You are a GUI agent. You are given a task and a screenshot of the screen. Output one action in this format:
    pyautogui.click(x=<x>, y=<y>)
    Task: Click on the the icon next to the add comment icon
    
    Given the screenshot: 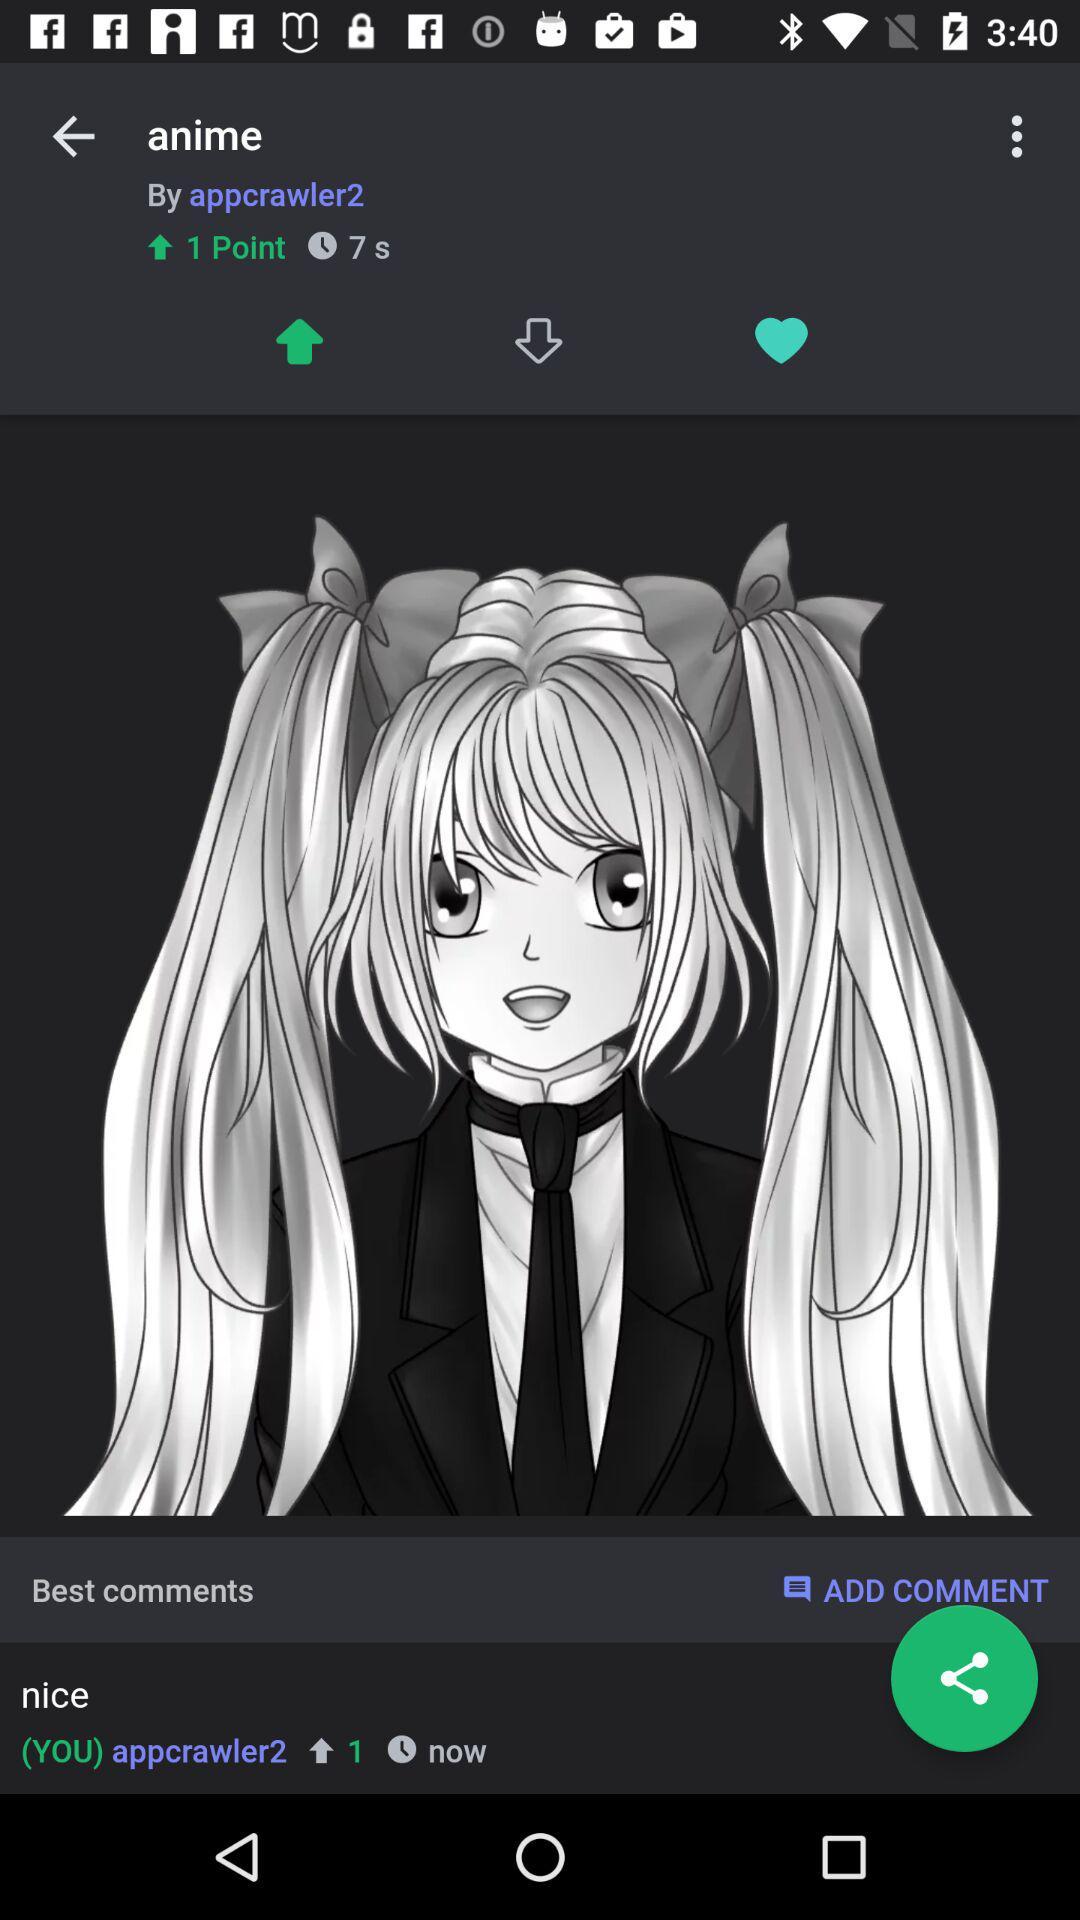 What is the action you would take?
    pyautogui.click(x=141, y=1588)
    